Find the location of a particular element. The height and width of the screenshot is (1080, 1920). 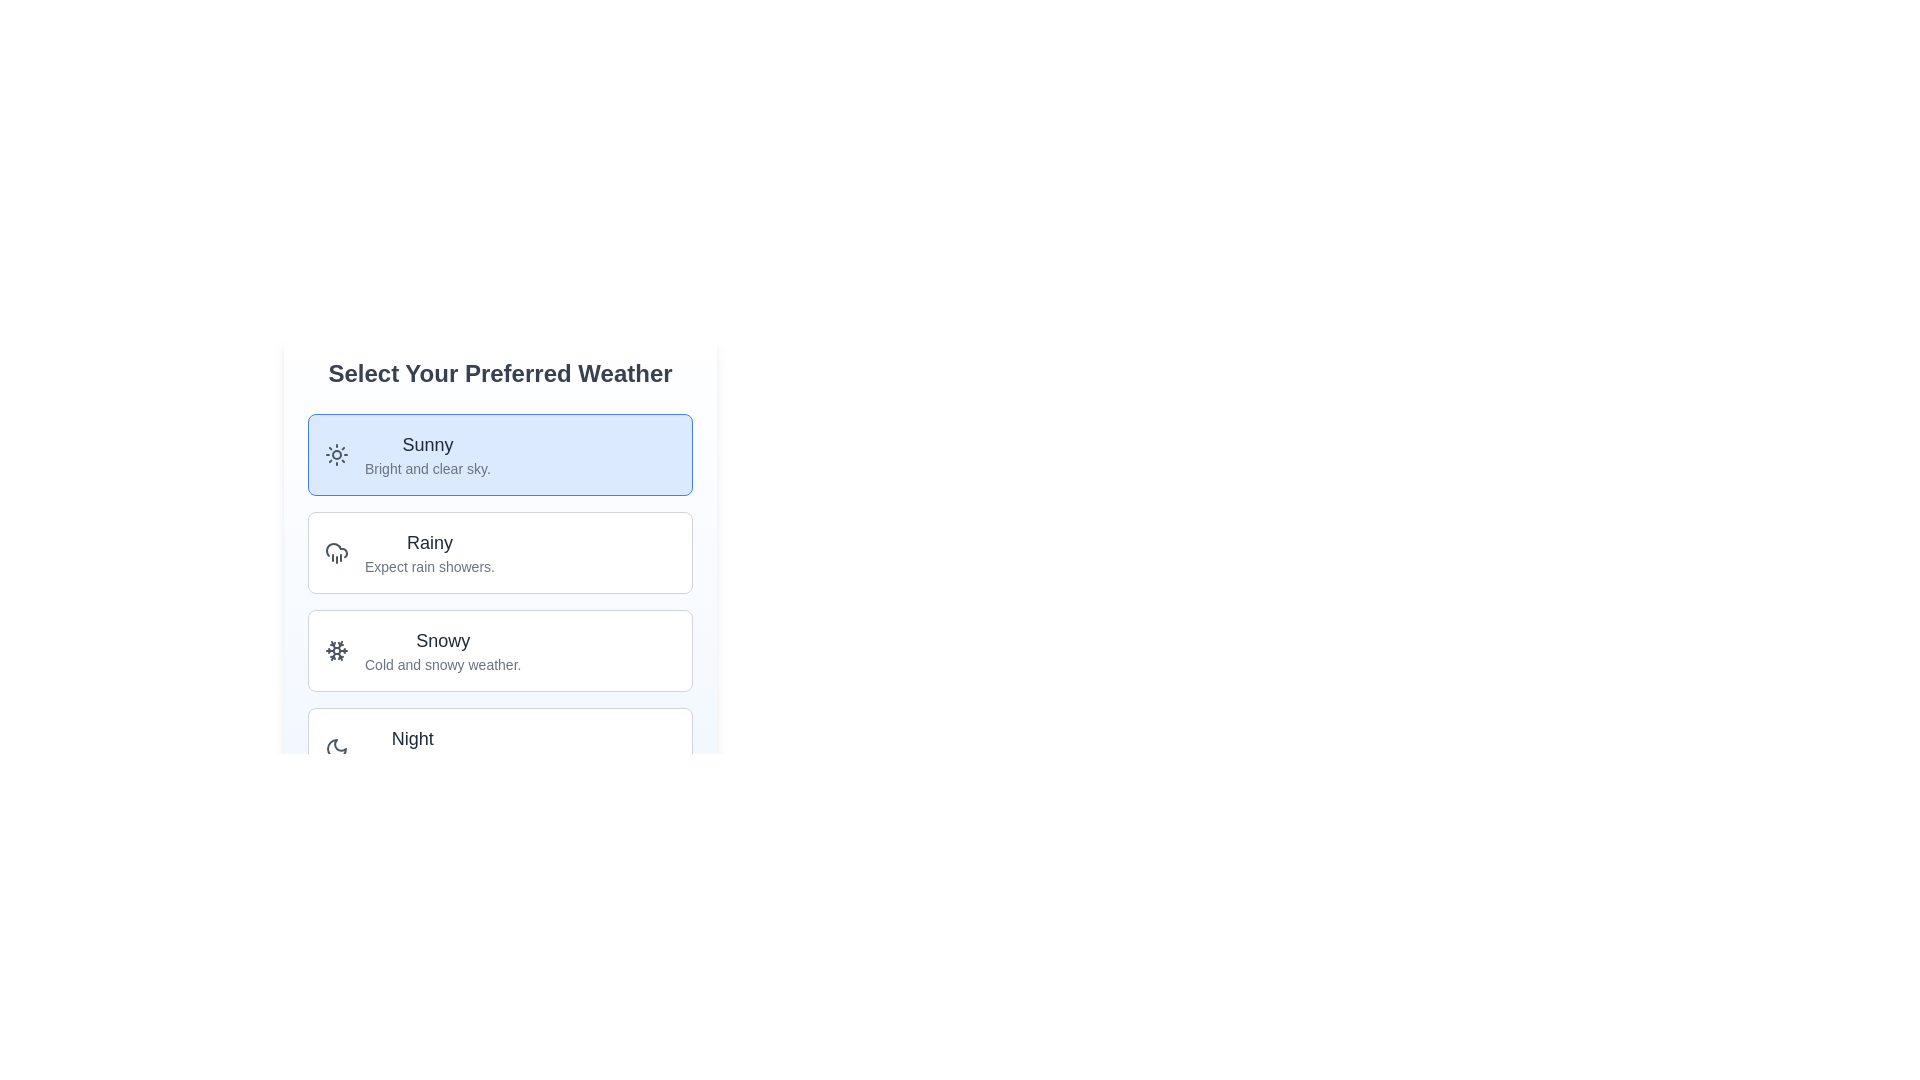

the 'Night' icon located at the bottom of the weather options list, which visually represents nighttime is located at coordinates (336, 748).